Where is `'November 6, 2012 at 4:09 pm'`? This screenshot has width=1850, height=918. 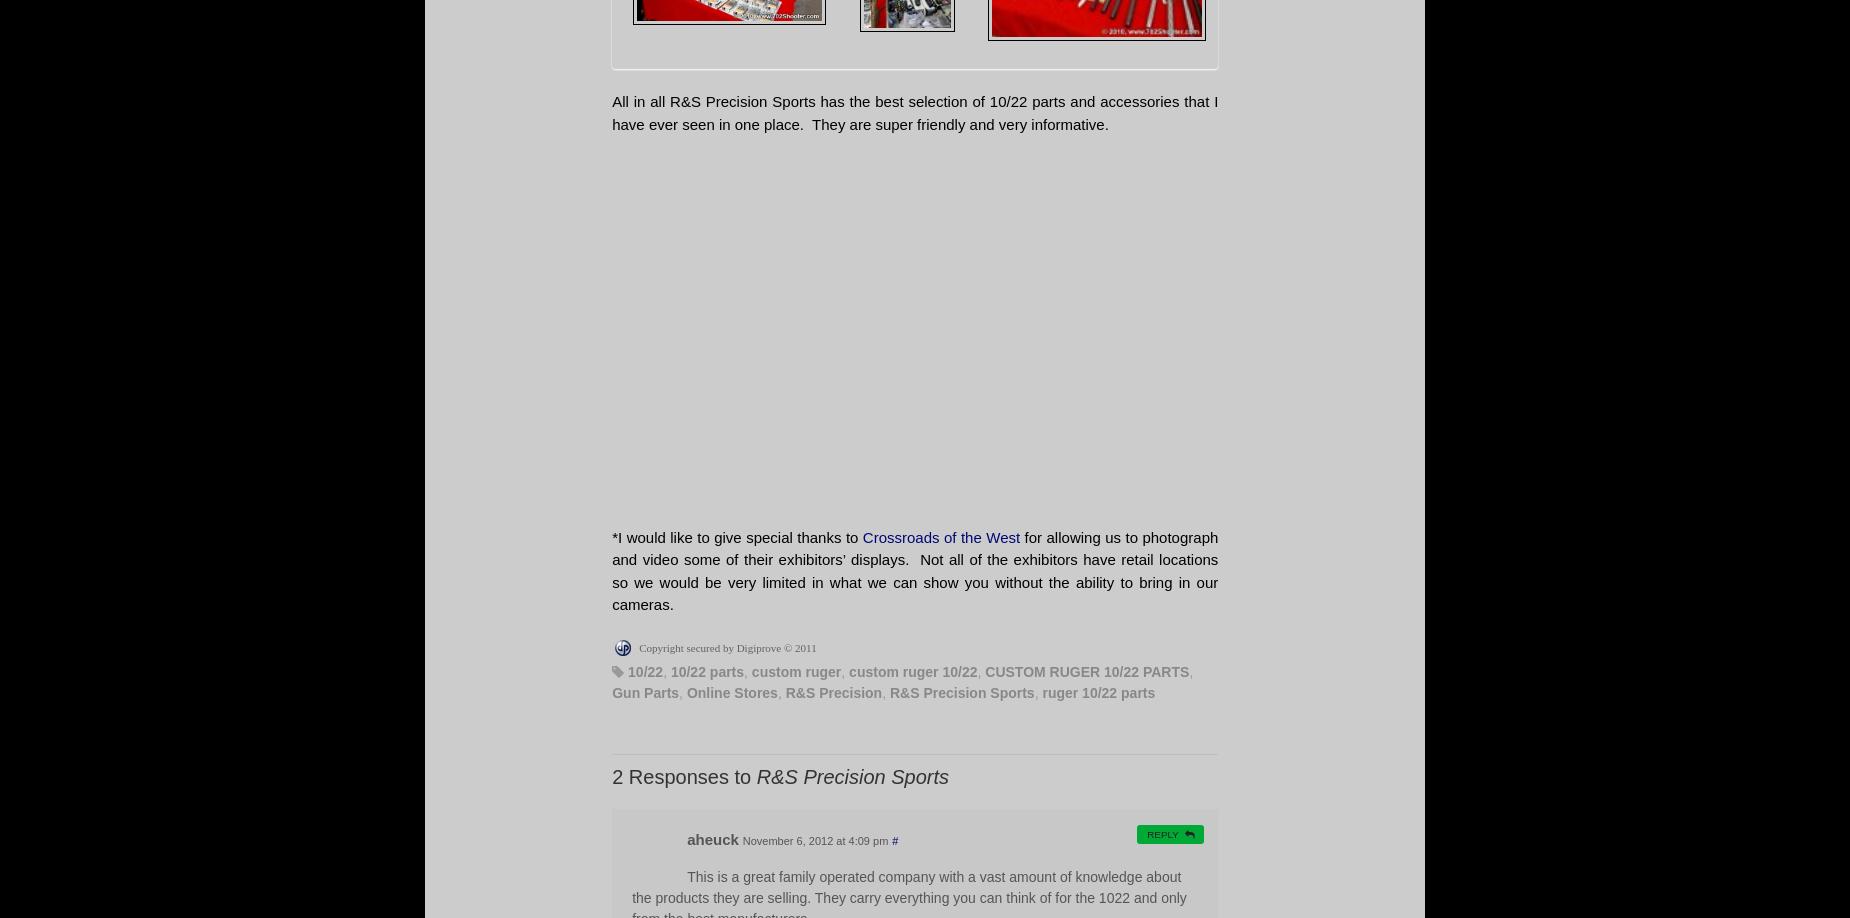
'November 6, 2012 at 4:09 pm' is located at coordinates (742, 839).